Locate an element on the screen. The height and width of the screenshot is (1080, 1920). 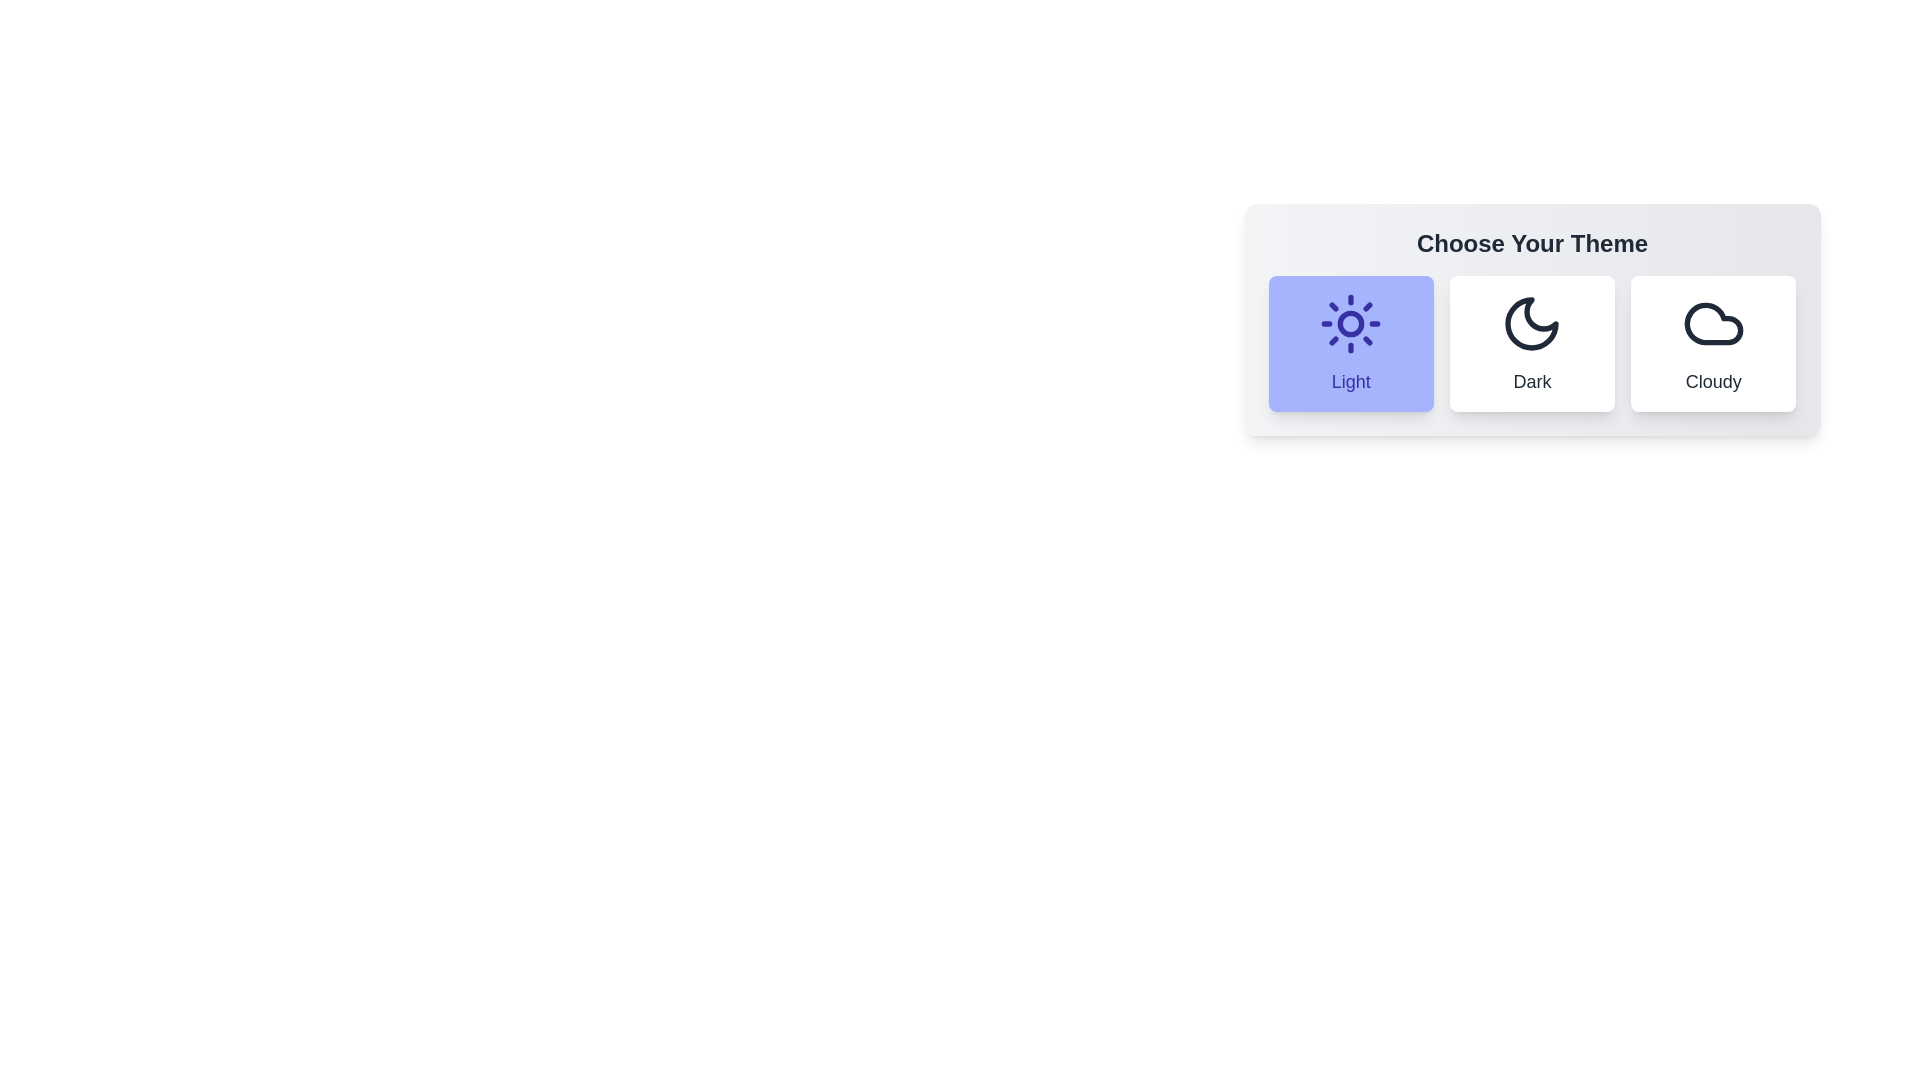
the light theme icon, which is a small filled circular icon at the center of a larger sun-shaped icon in the theme selection component is located at coordinates (1351, 323).